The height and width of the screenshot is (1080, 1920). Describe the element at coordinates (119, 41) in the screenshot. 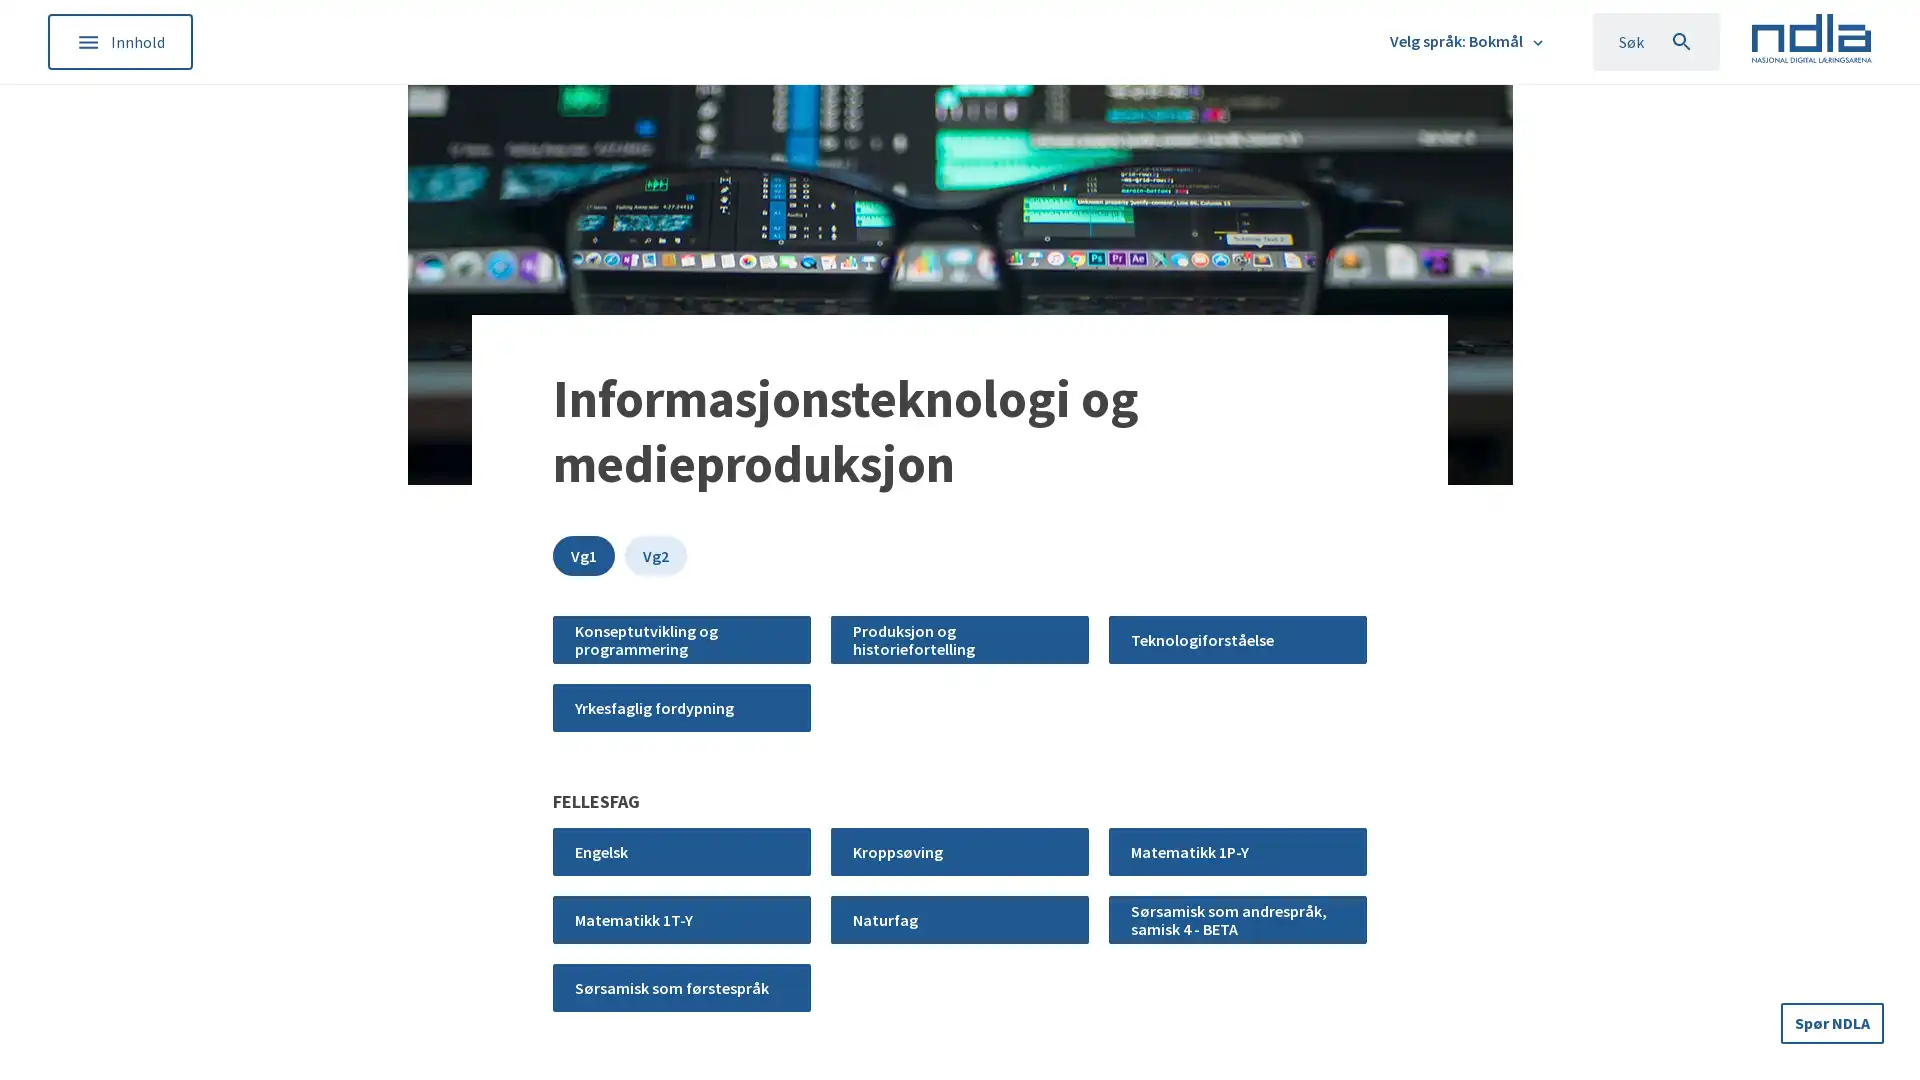

I see `Innhold` at that location.